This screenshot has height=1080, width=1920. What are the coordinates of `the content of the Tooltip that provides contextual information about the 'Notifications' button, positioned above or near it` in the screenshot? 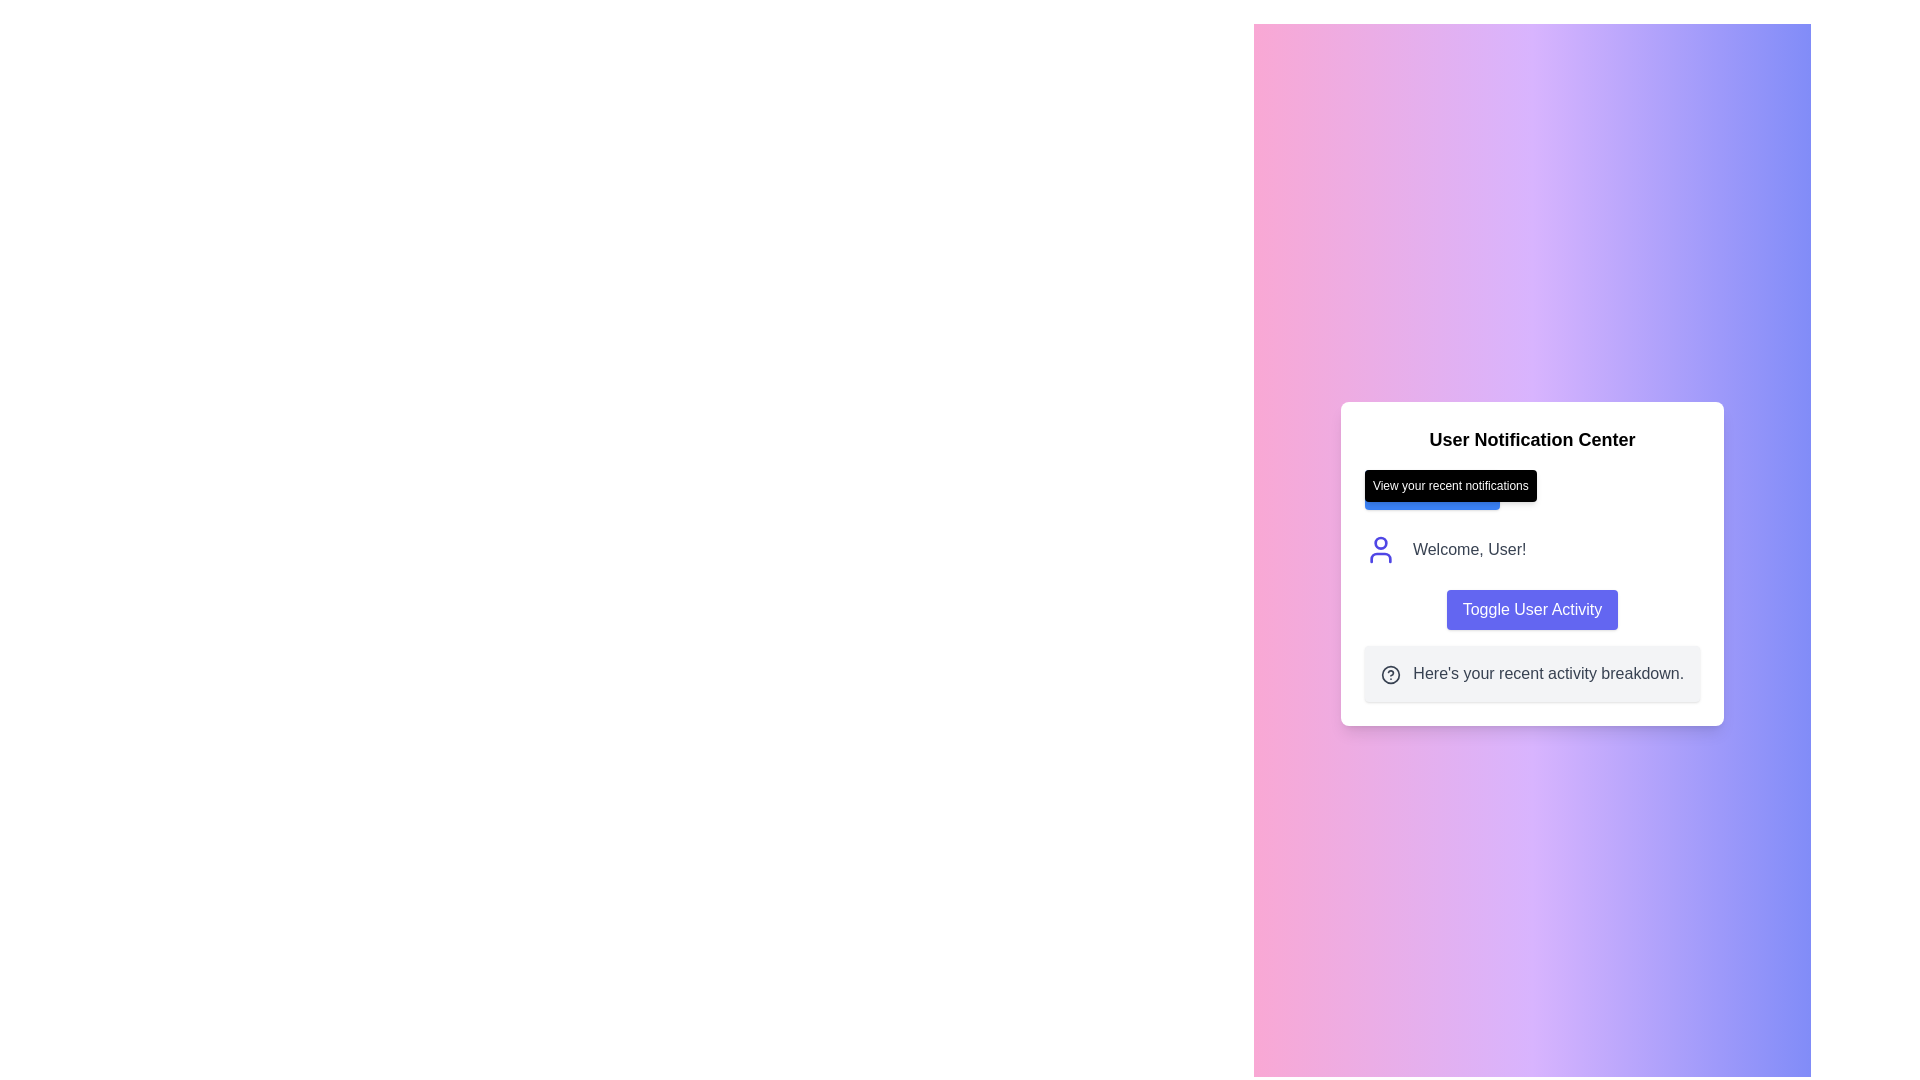 It's located at (1450, 486).